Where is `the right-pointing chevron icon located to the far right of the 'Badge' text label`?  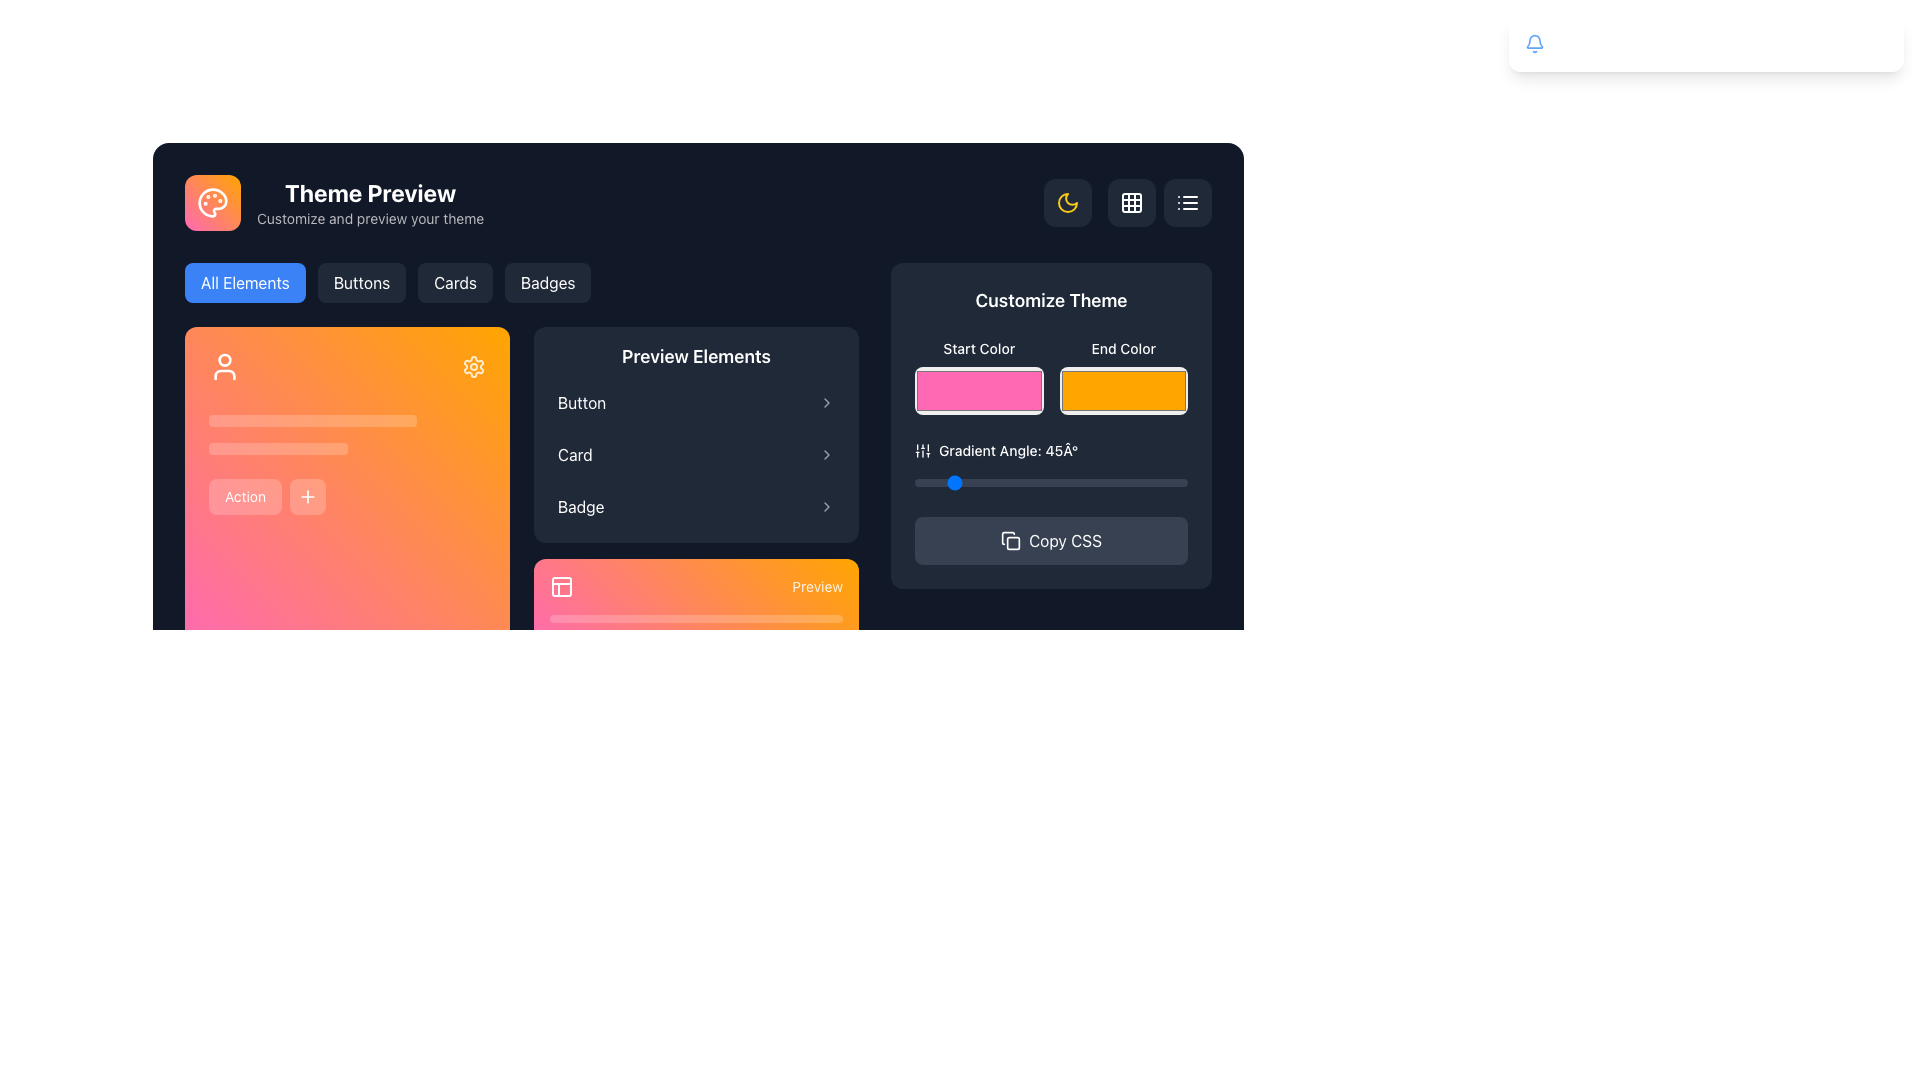
the right-pointing chevron icon located to the far right of the 'Badge' text label is located at coordinates (826, 505).